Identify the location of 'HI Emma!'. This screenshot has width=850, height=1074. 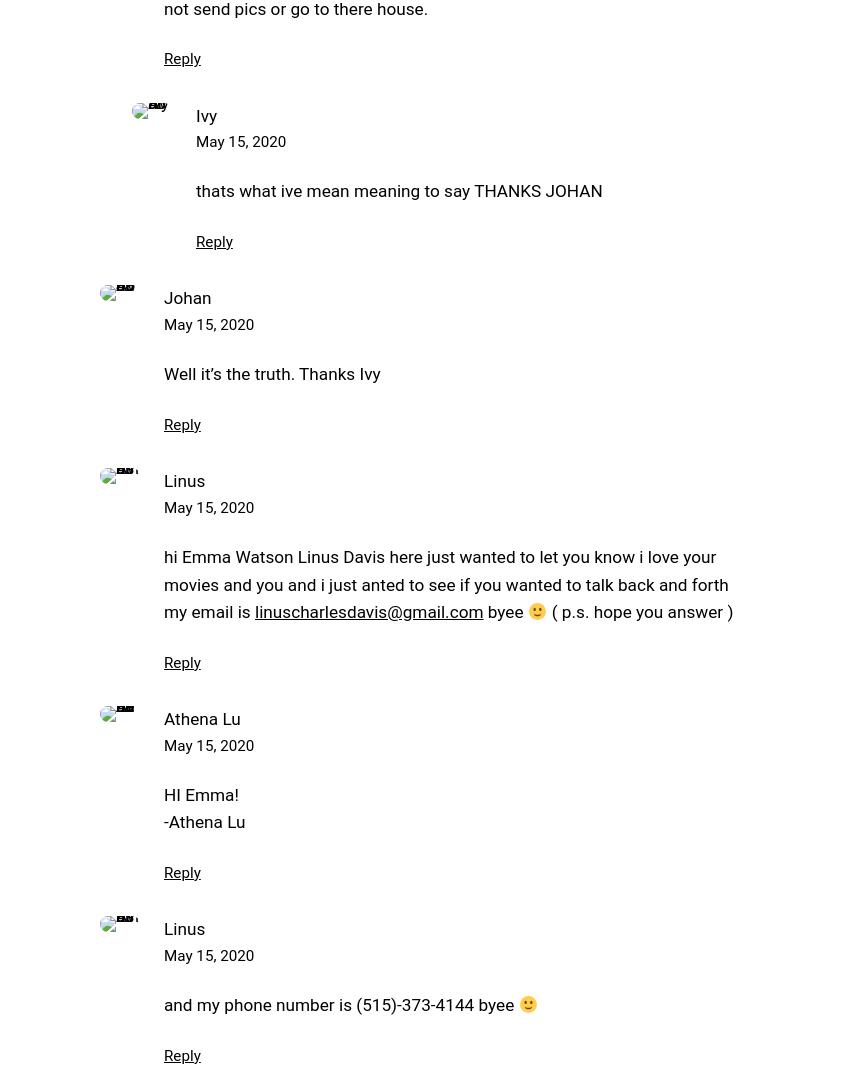
(200, 793).